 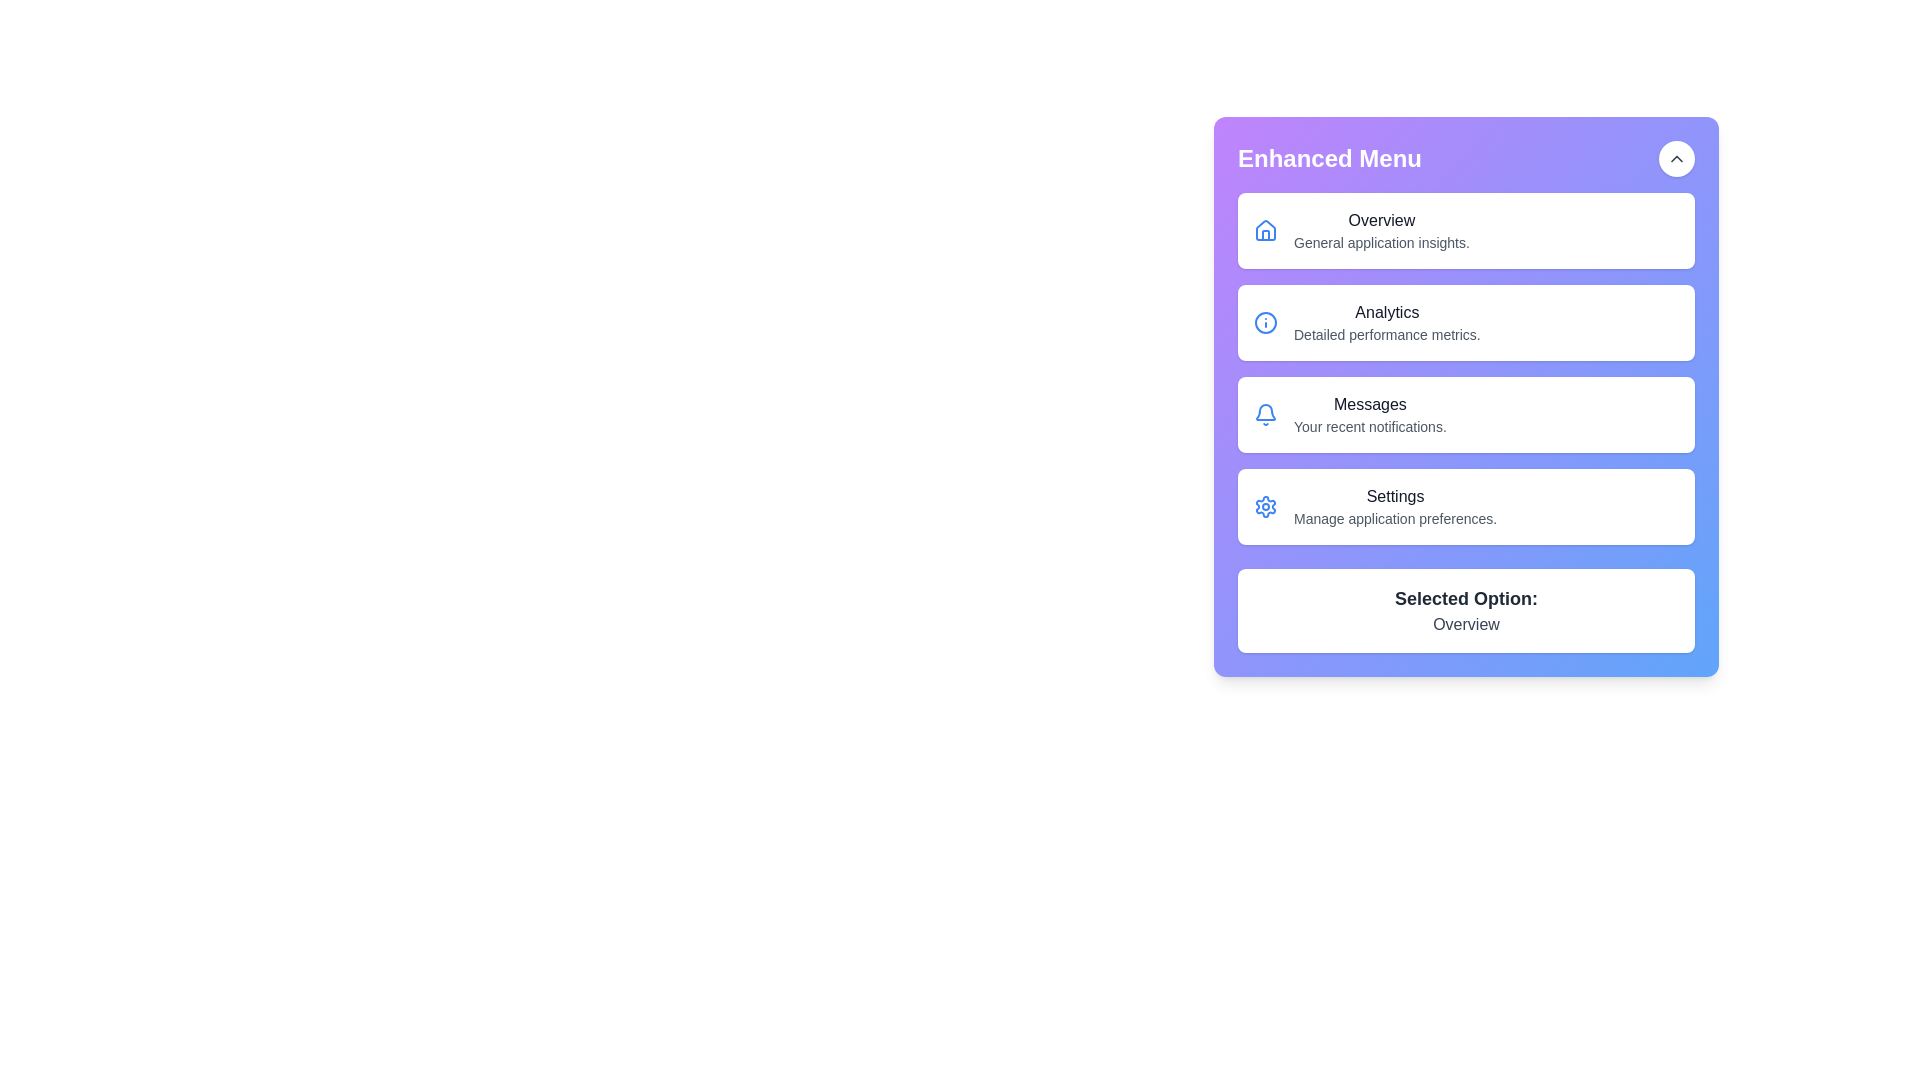 I want to click on the upward chevron indicator located in the top-right corner of the 'Enhanced Menu' panel to potentially reveal a tooltip, so click(x=1676, y=157).